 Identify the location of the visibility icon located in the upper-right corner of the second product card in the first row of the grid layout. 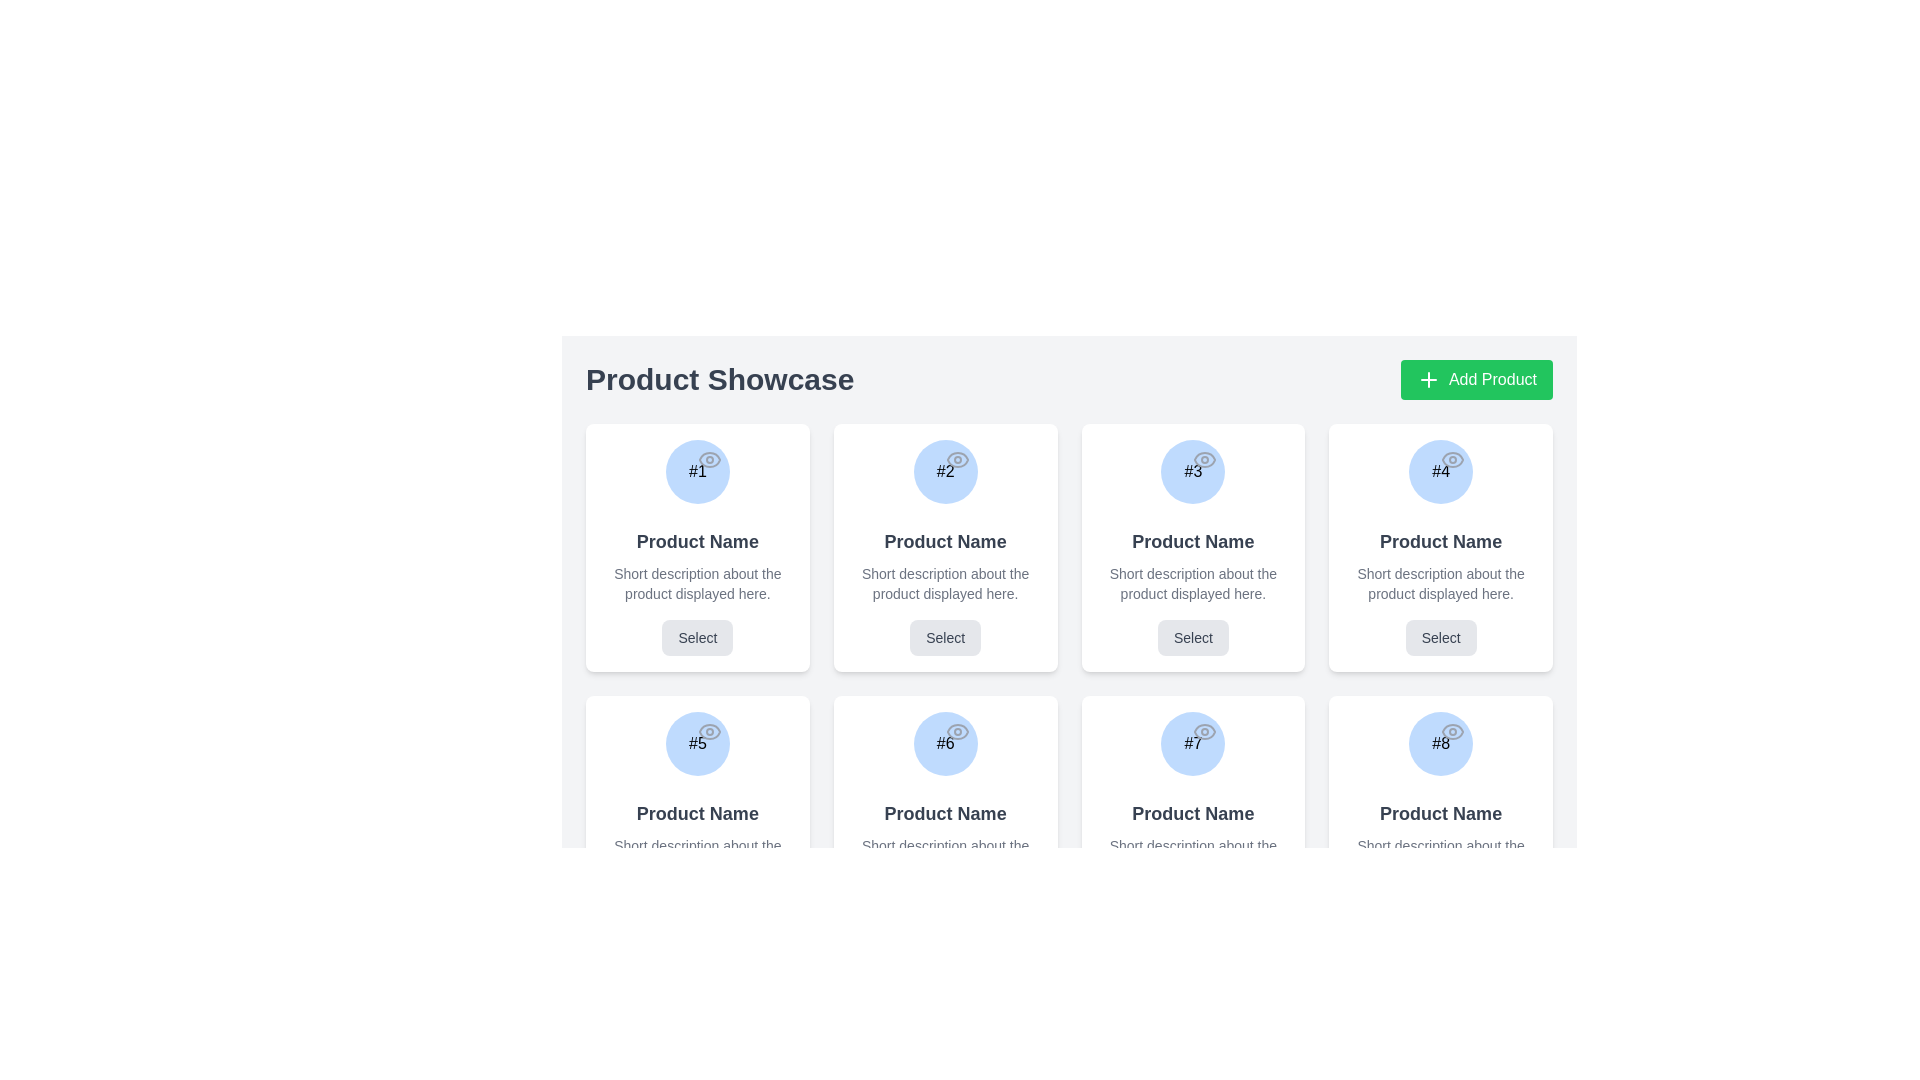
(956, 459).